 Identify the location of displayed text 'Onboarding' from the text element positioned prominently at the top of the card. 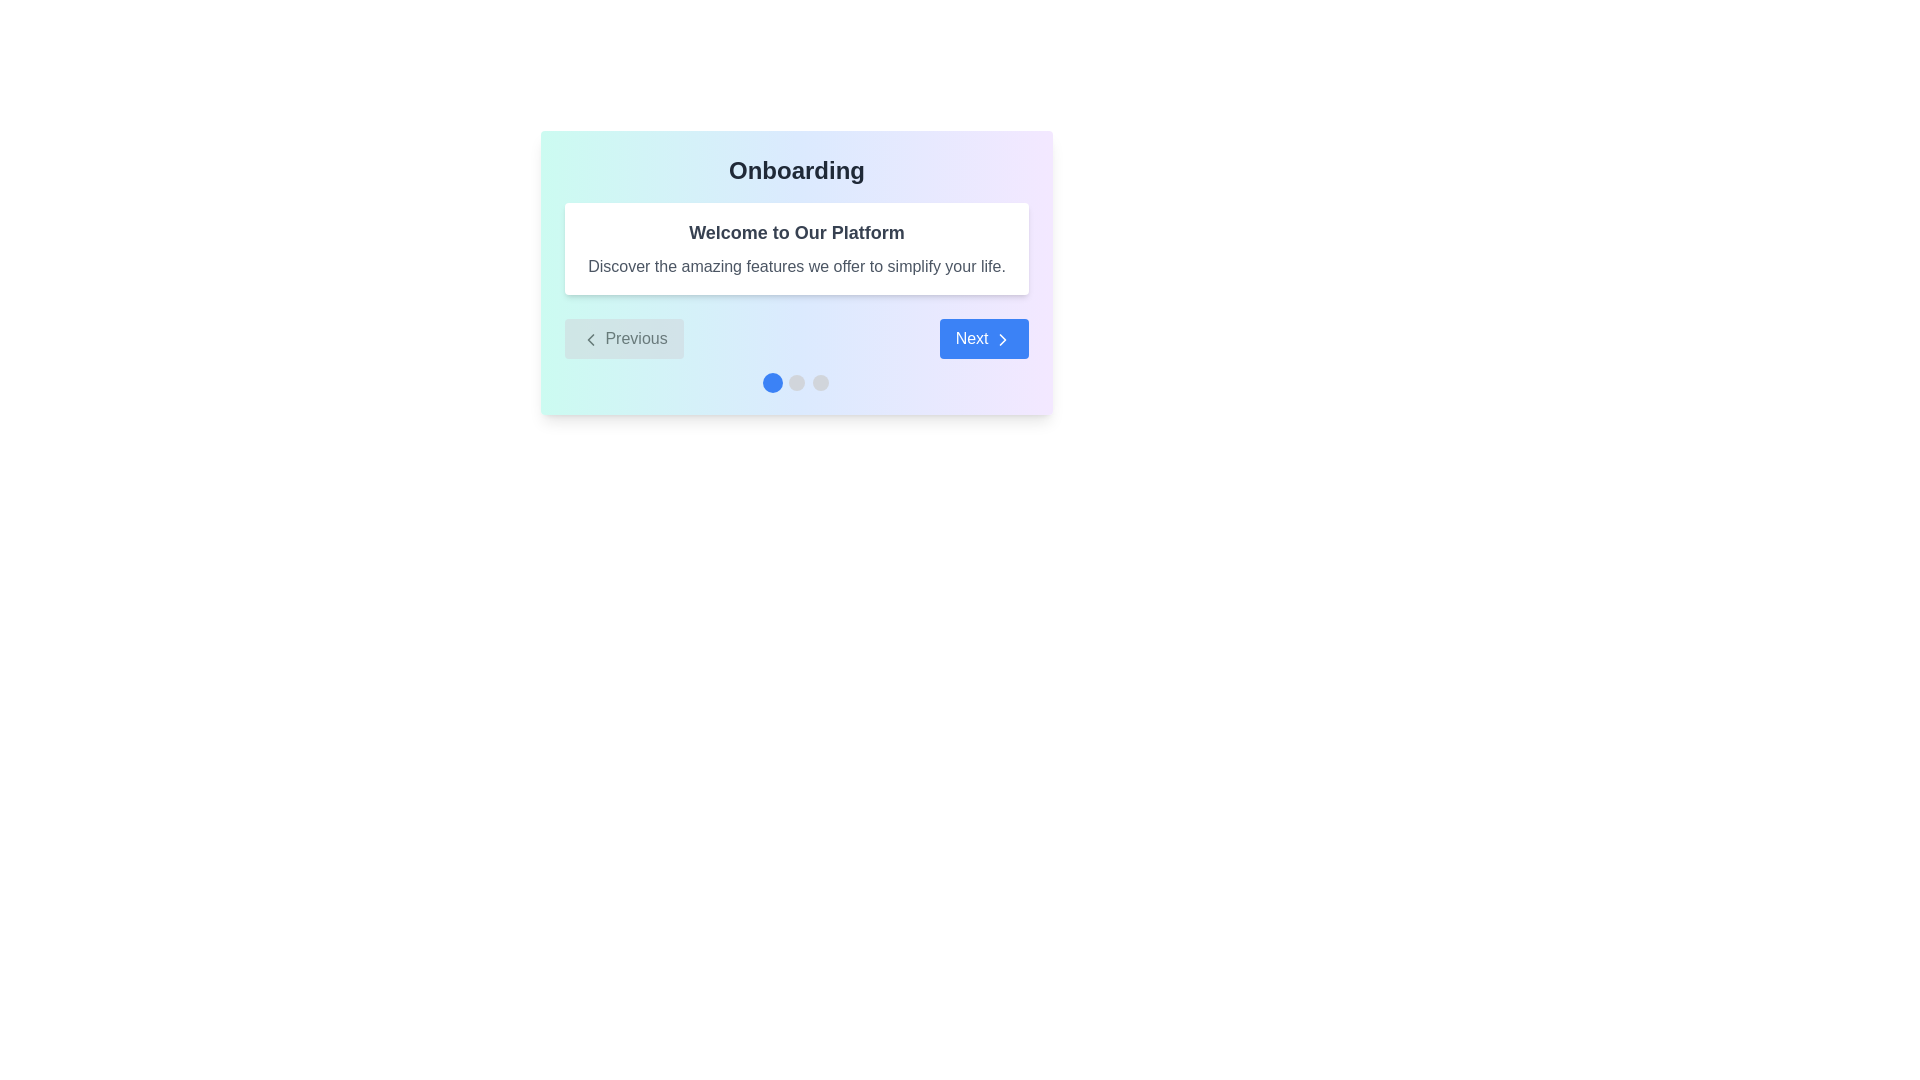
(795, 169).